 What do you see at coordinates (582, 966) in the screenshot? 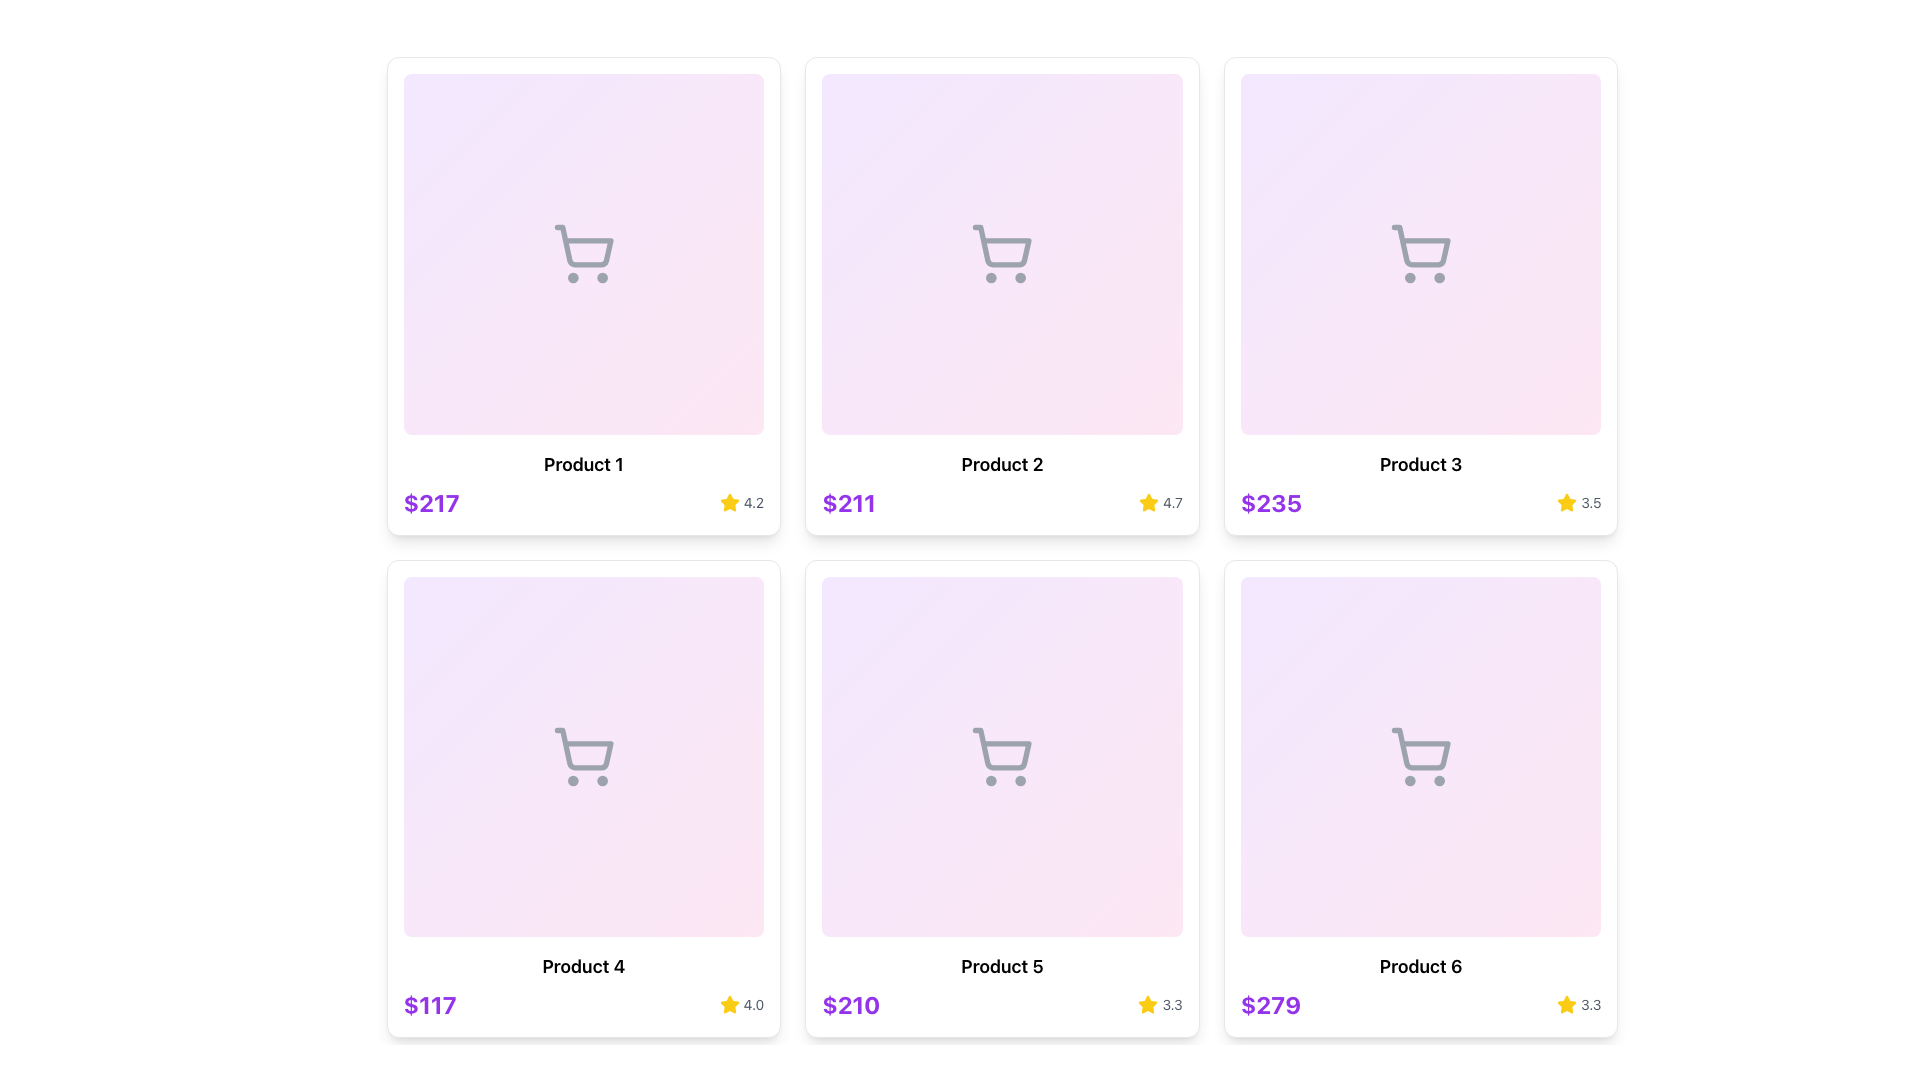
I see `the product title text label located in the second row, first column of the grid layout, which identifies the product clearly` at bounding box center [582, 966].